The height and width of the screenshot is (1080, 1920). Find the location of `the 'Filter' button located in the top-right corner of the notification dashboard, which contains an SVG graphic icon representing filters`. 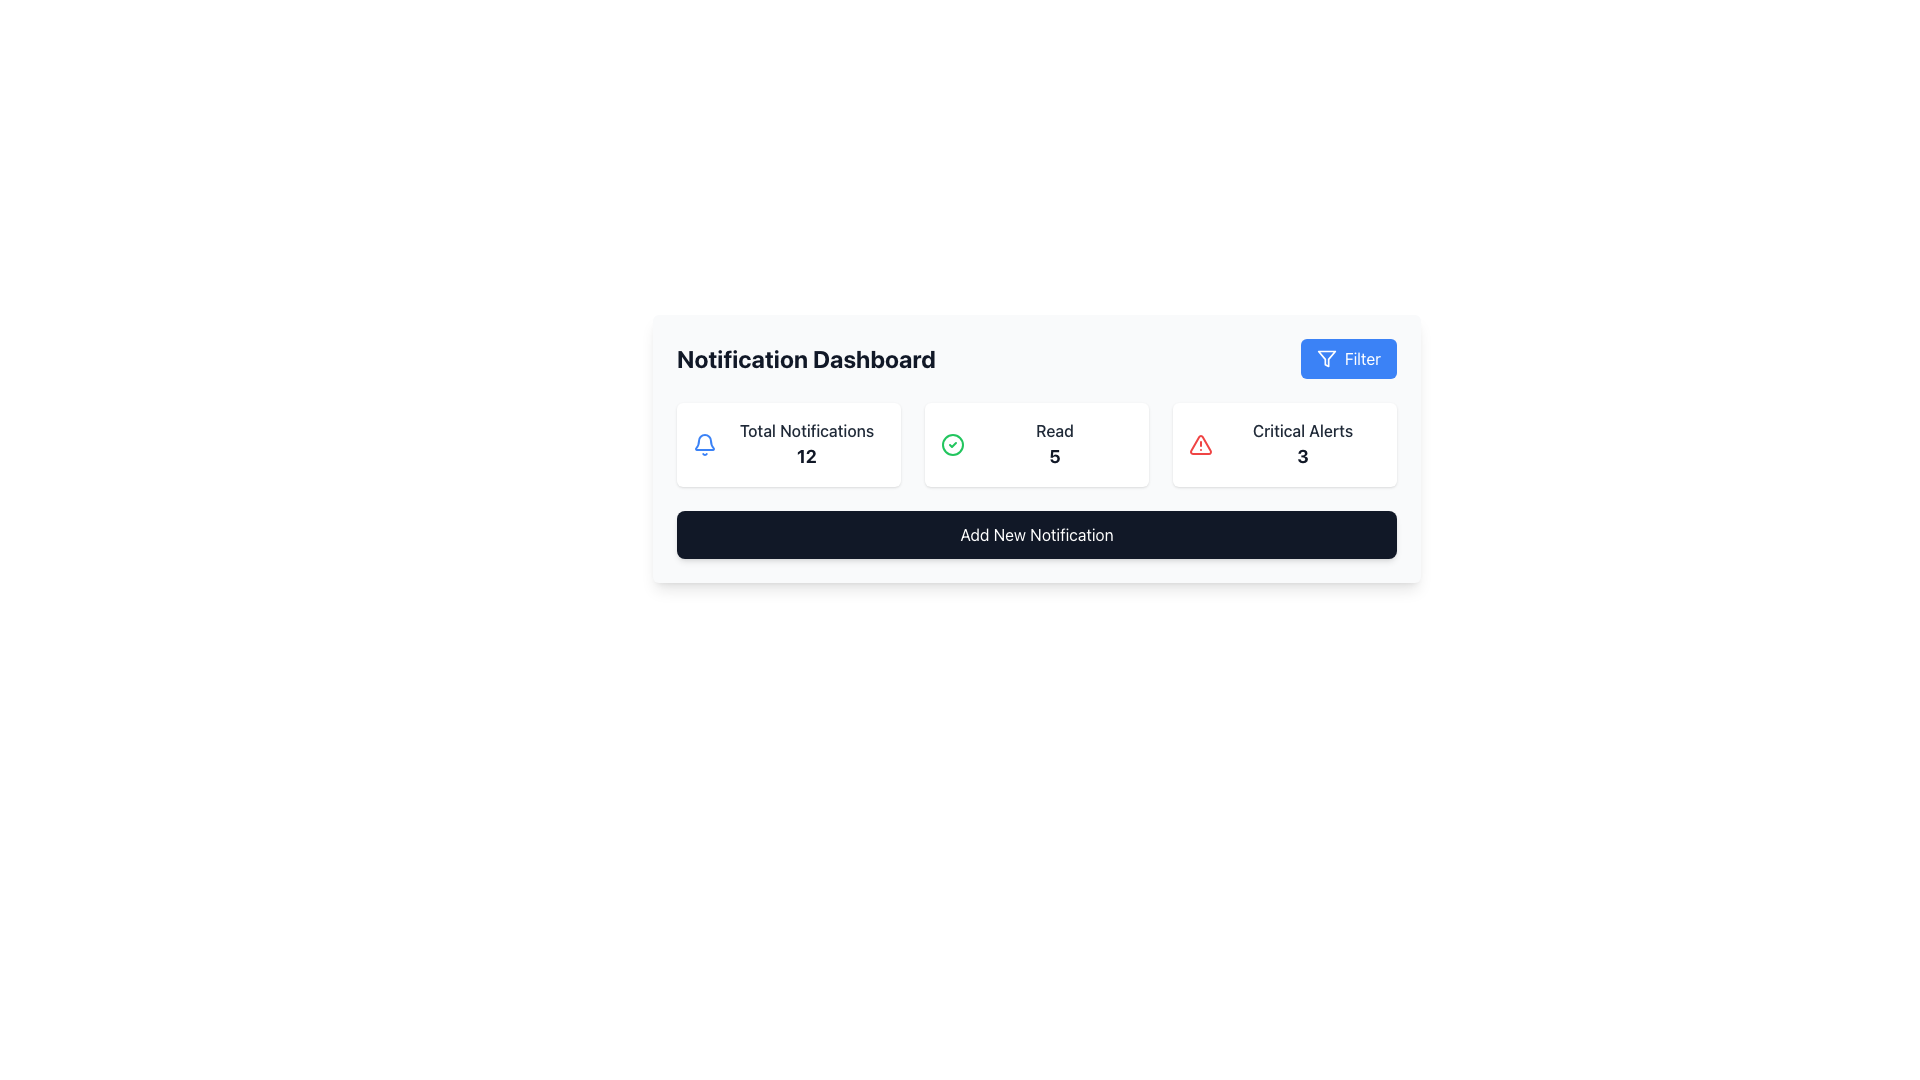

the 'Filter' button located in the top-right corner of the notification dashboard, which contains an SVG graphic icon representing filters is located at coordinates (1326, 357).